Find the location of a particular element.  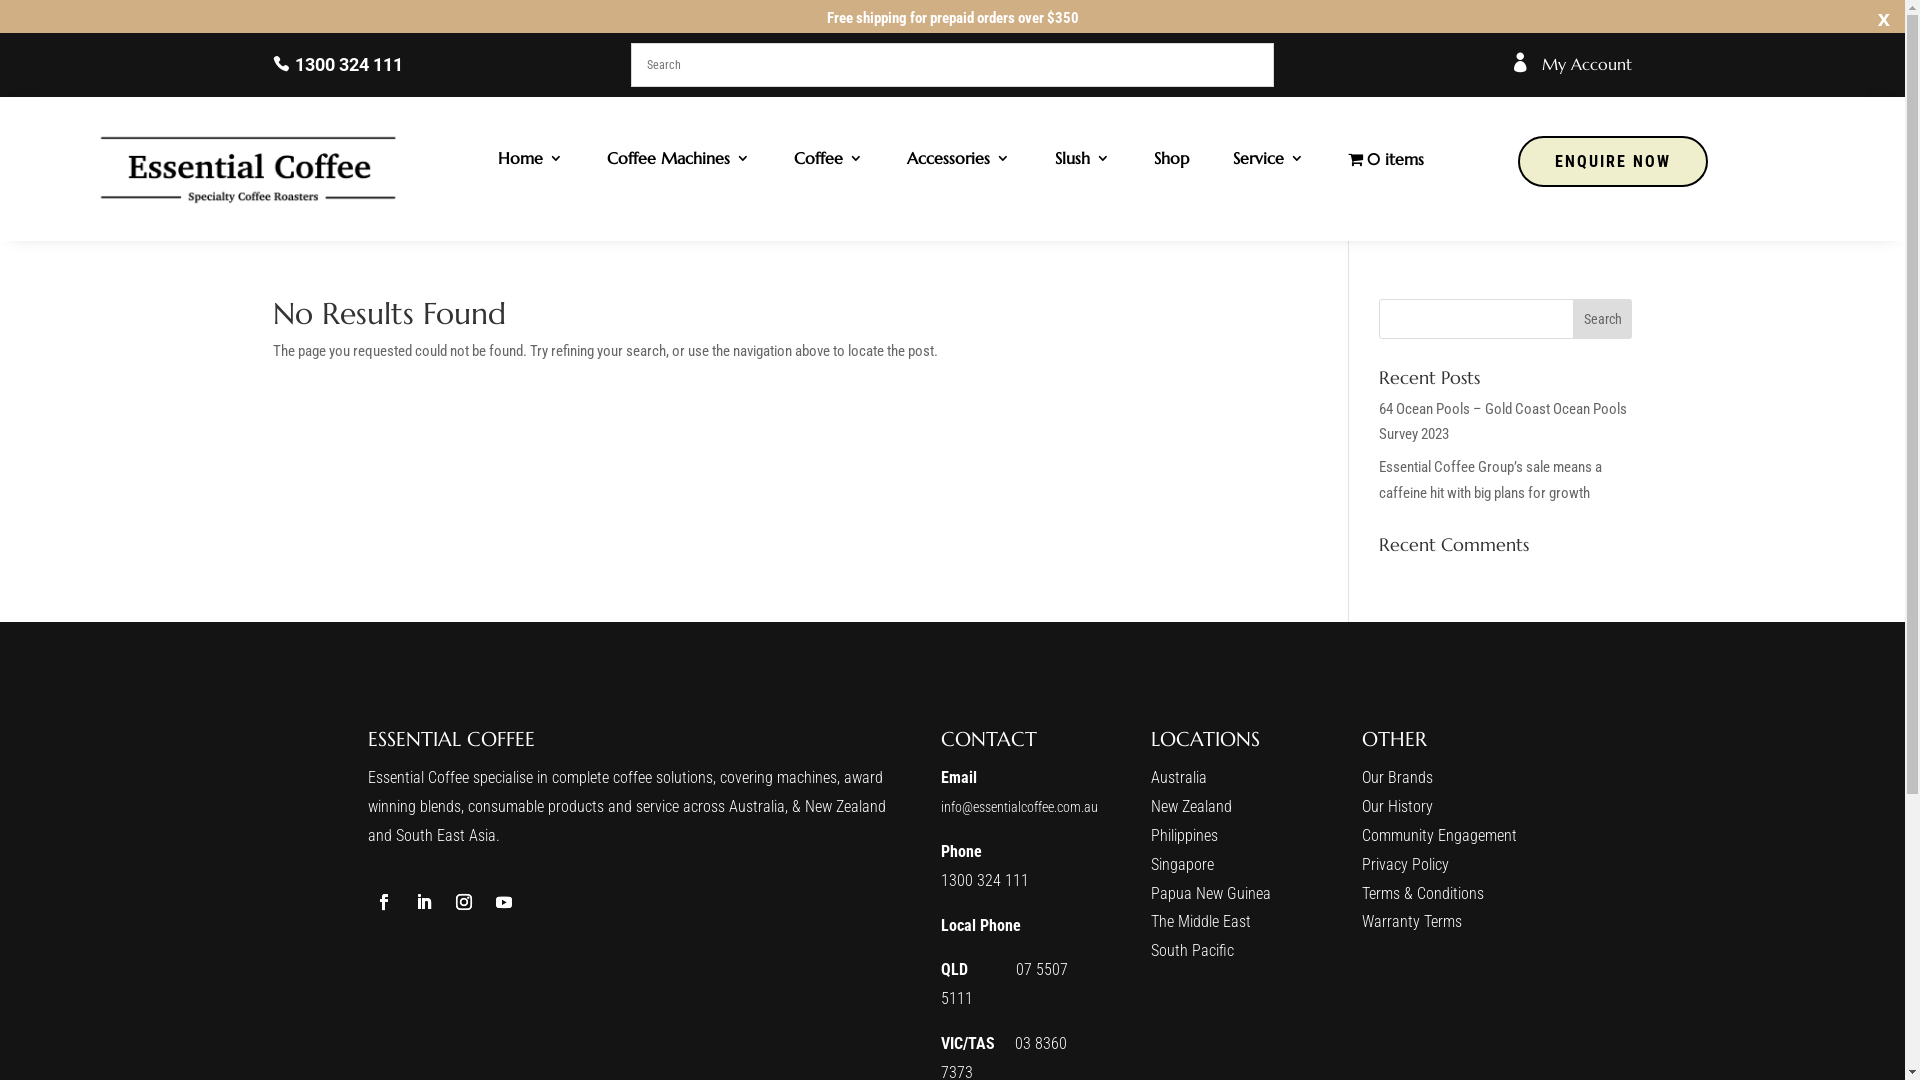

'0 items' is located at coordinates (1385, 161).